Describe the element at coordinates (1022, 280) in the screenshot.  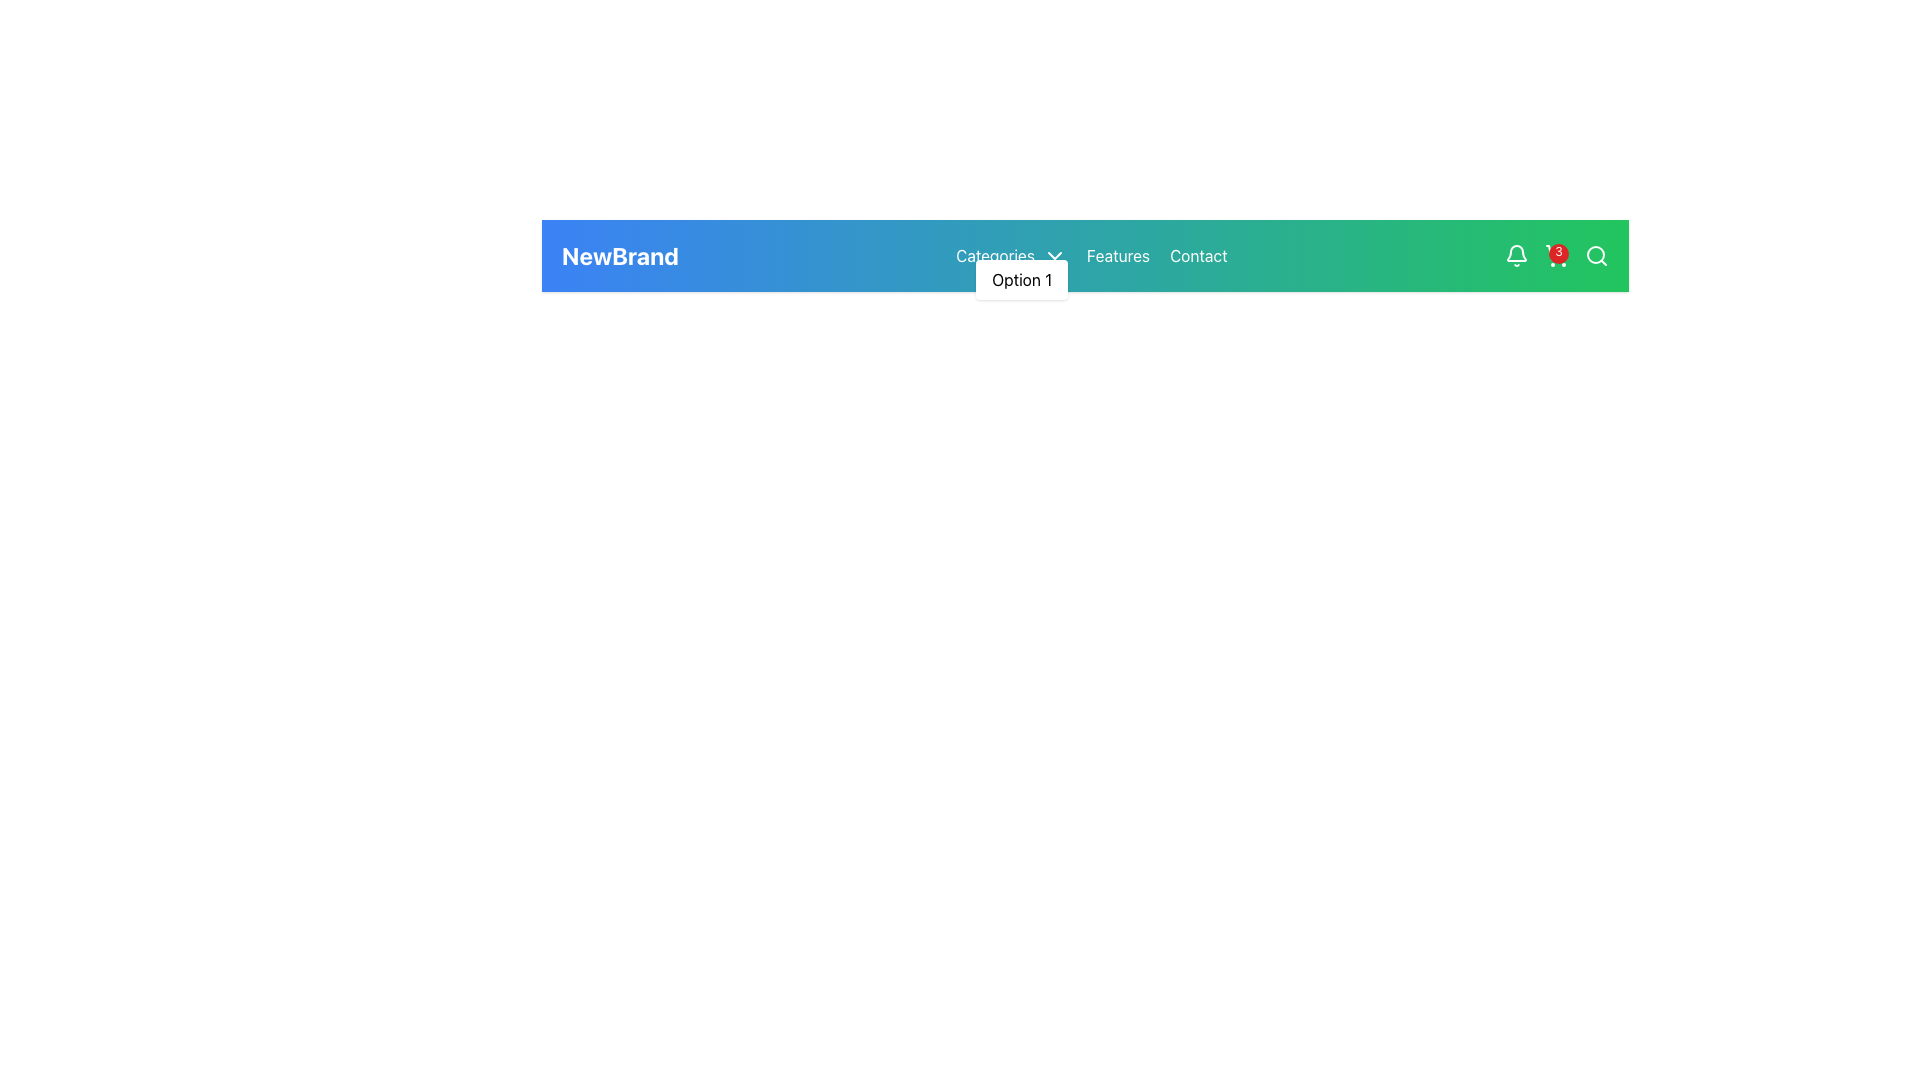
I see `the 'Option 1' dropdown menu item, which is styled with black text on a white background and is located directly below the 'Categories' label in the dropdown menu` at that location.